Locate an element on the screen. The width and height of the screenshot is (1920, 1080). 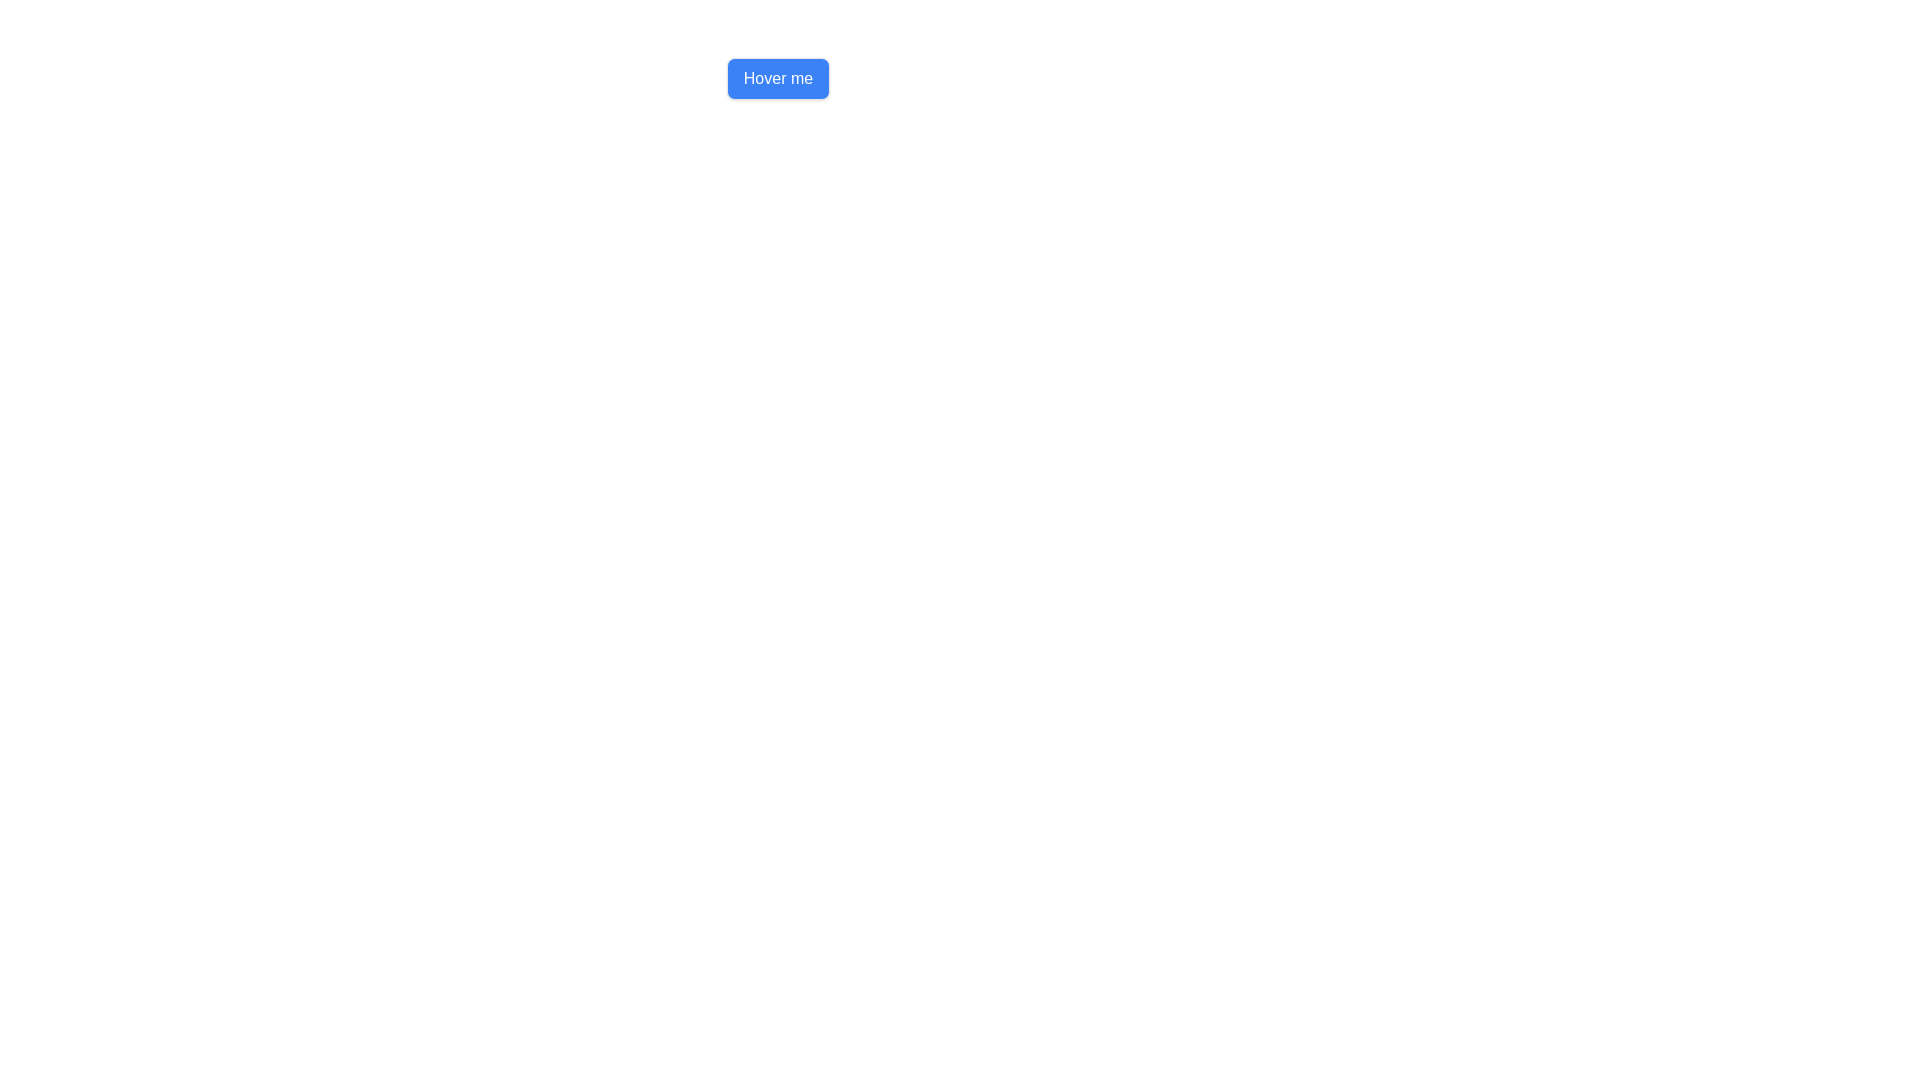
the blue button with rounded corners labeled 'Hover me' to observe an effect is located at coordinates (777, 77).